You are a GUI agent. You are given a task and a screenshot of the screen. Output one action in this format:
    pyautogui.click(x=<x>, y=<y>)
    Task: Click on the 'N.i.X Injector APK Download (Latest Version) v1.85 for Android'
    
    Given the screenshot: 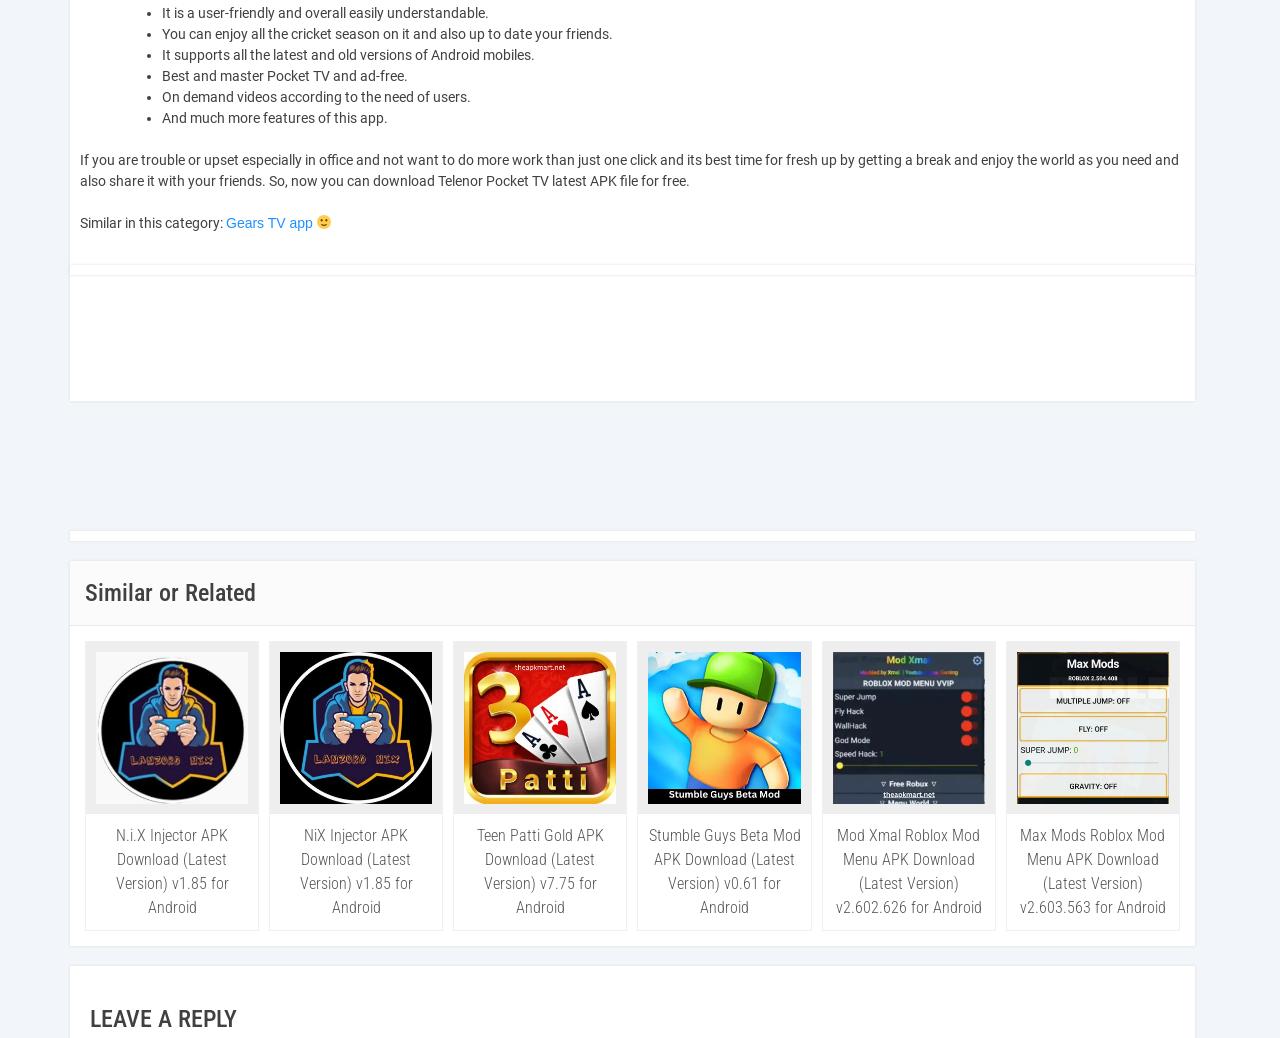 What is the action you would take?
    pyautogui.click(x=171, y=871)
    